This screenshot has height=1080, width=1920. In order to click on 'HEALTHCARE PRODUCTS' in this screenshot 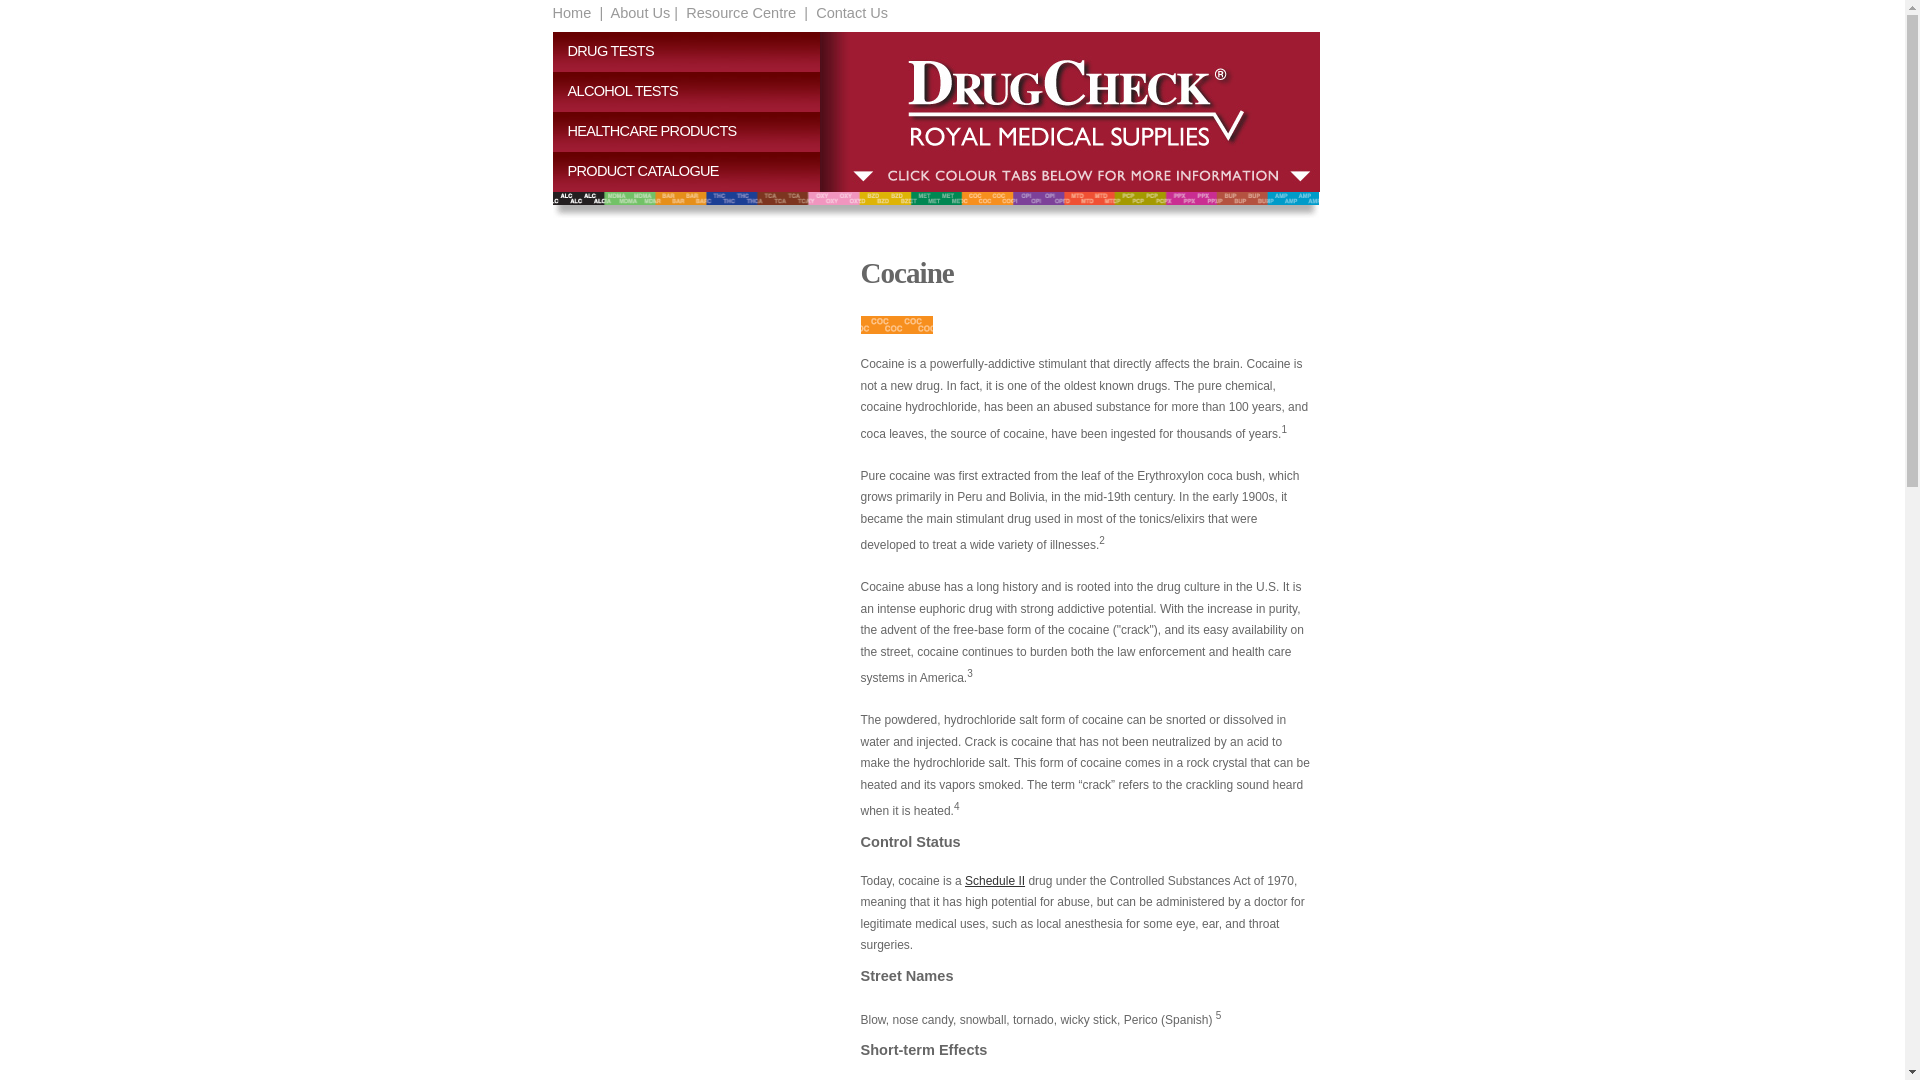, I will do `click(694, 131)`.